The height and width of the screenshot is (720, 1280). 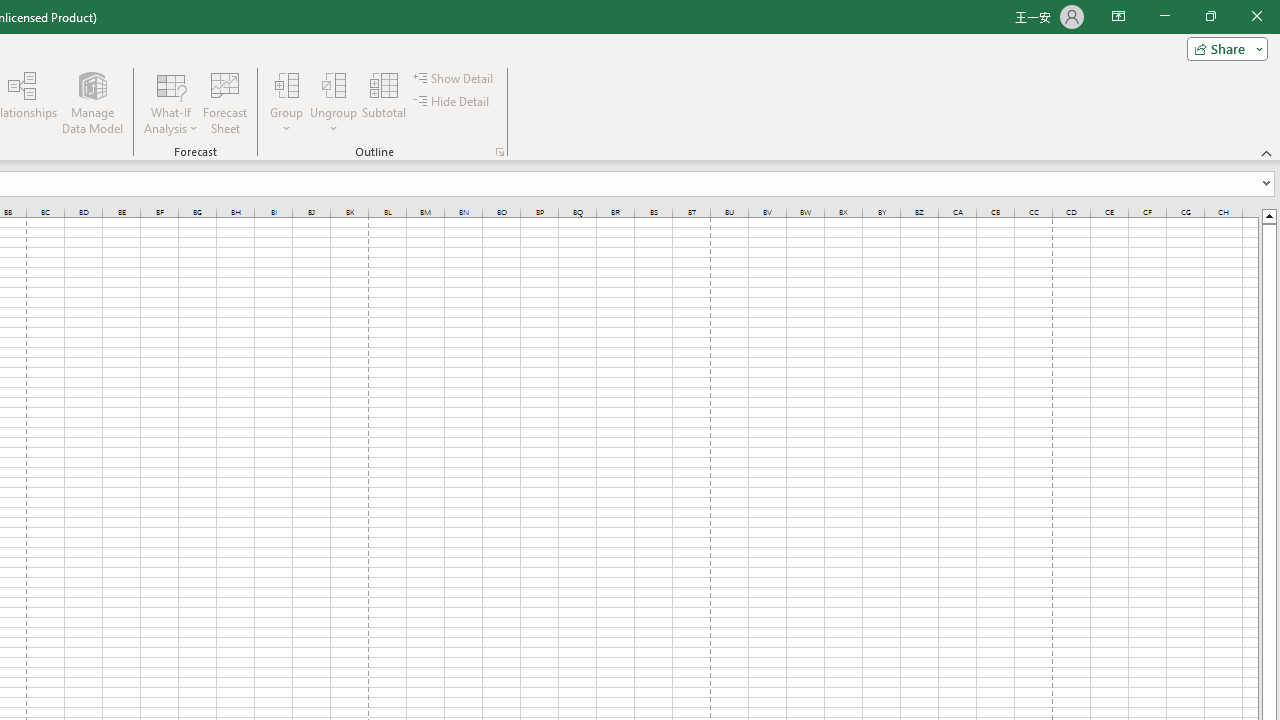 I want to click on 'Share', so click(x=1222, y=47).